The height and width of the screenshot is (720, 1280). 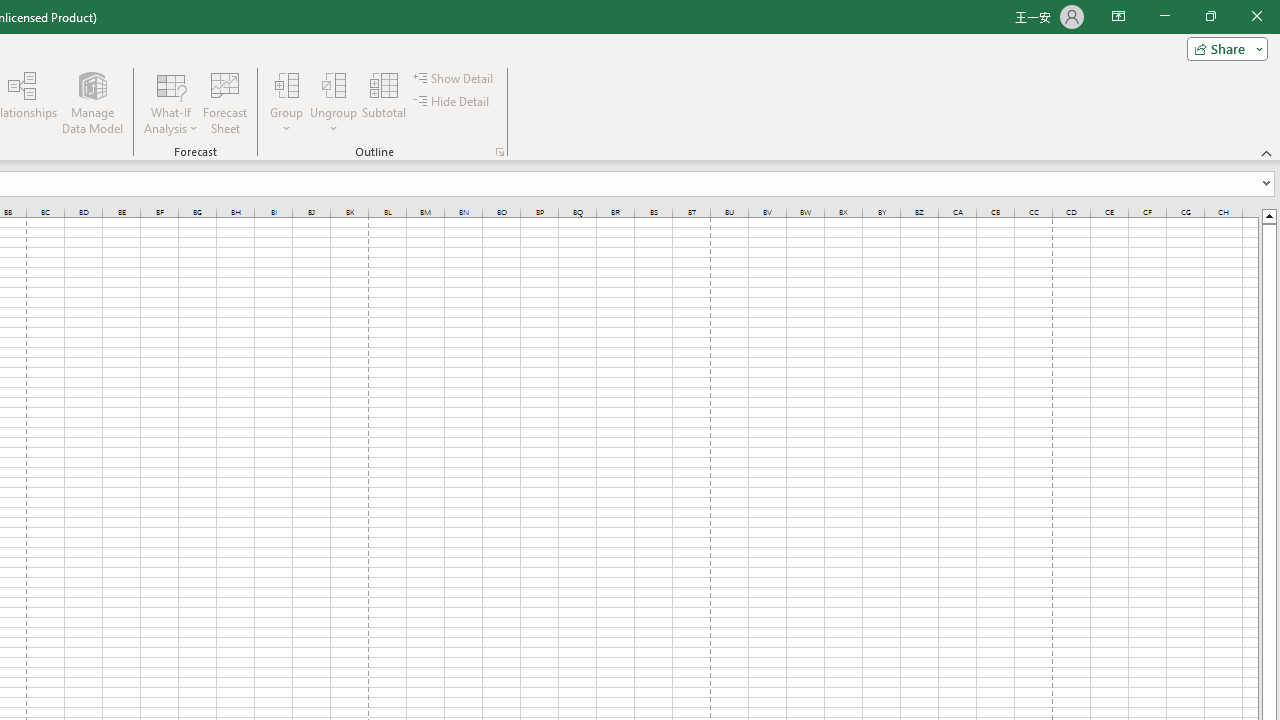 I want to click on 'Share', so click(x=1222, y=47).